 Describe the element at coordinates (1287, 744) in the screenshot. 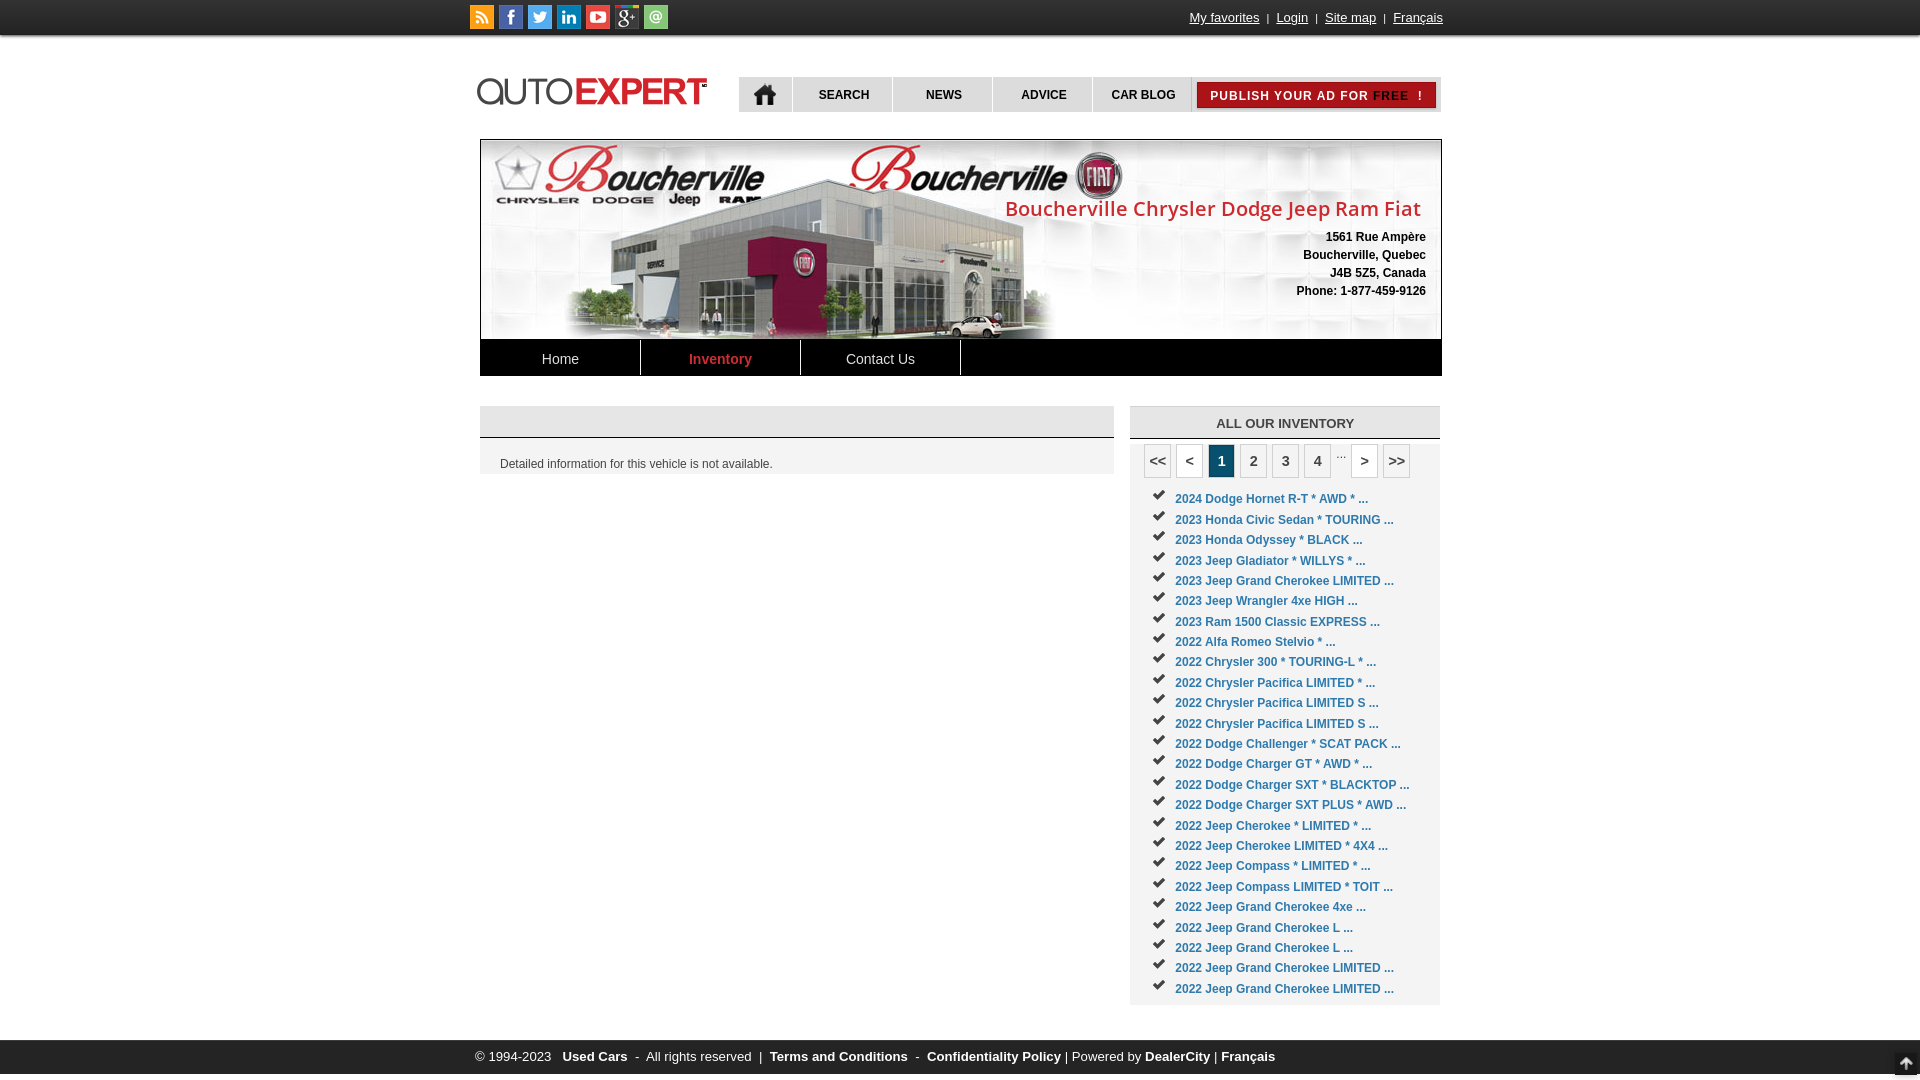

I see `'2022 Dodge Challenger * SCAT PACK ...'` at that location.